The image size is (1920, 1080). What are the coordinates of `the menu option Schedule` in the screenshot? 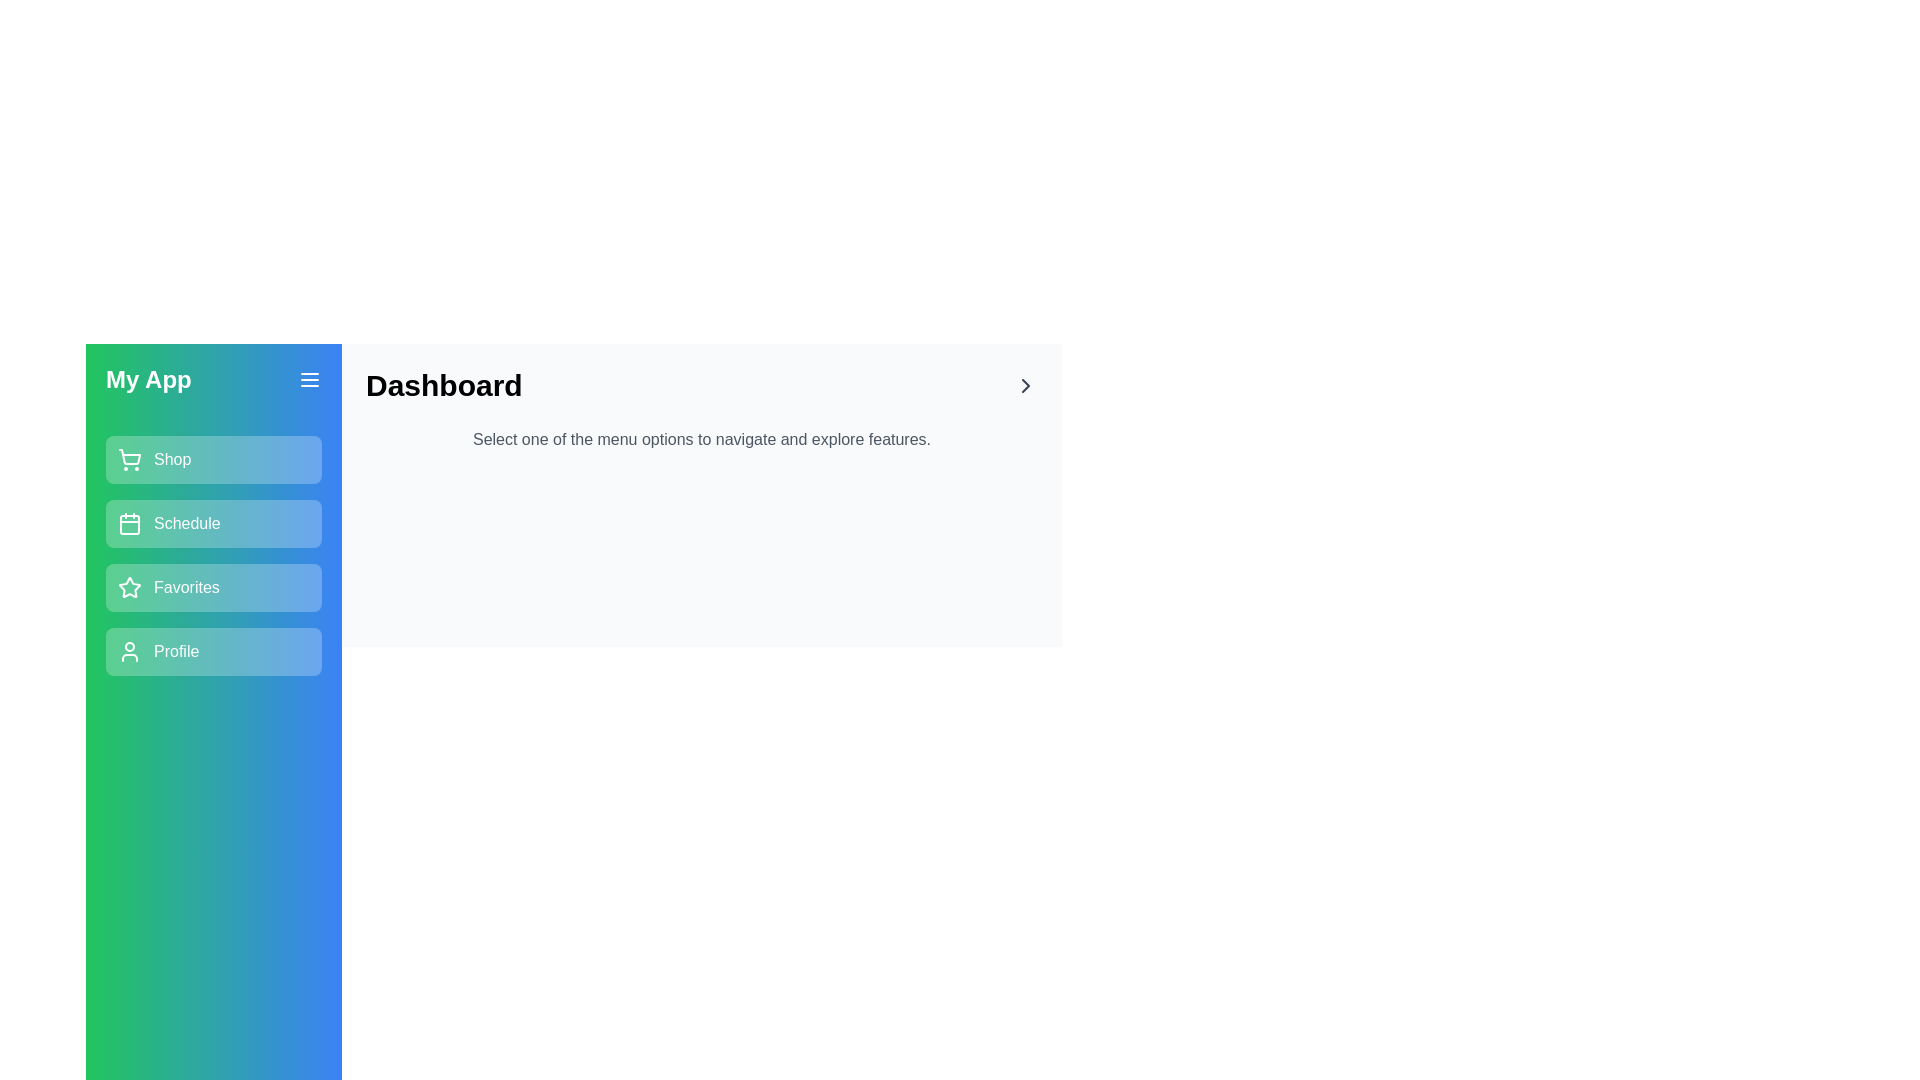 It's located at (214, 523).